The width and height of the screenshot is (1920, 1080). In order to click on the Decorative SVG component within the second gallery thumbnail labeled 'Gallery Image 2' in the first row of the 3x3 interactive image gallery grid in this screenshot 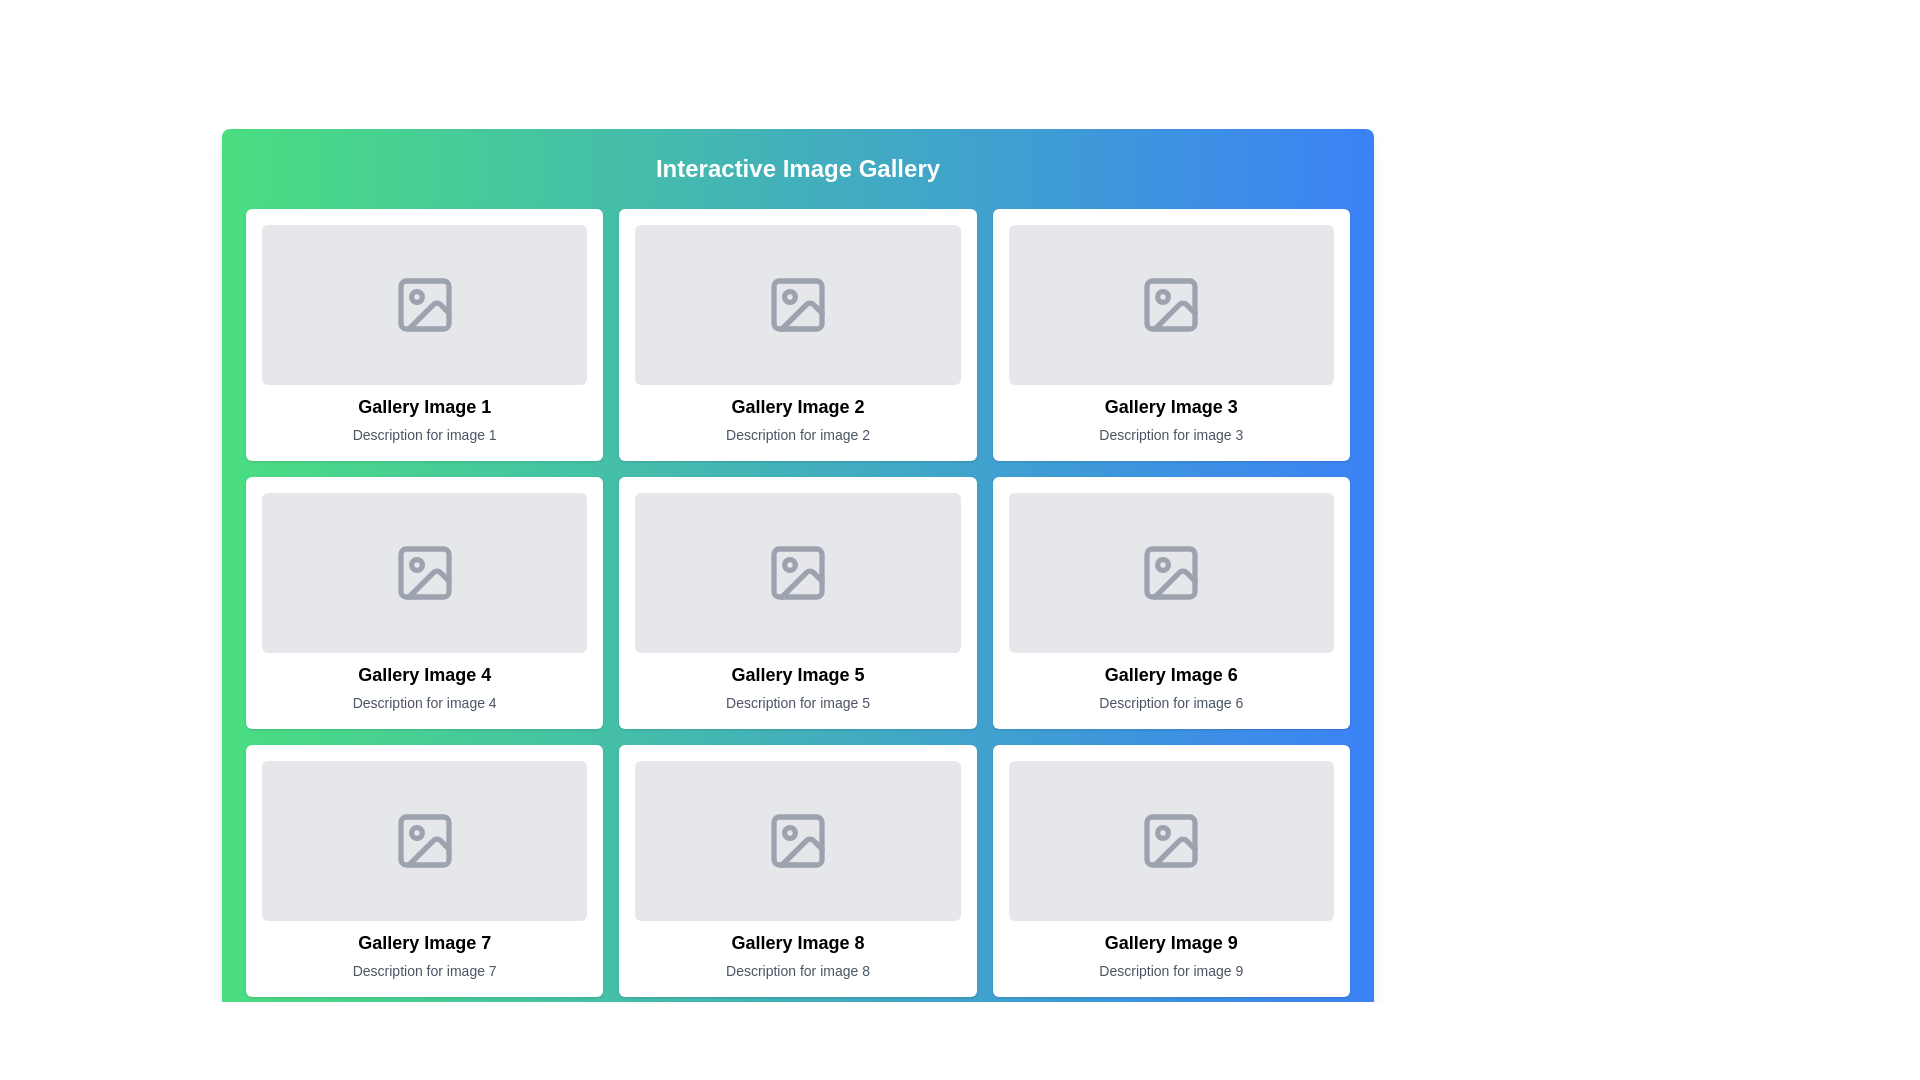, I will do `click(801, 315)`.